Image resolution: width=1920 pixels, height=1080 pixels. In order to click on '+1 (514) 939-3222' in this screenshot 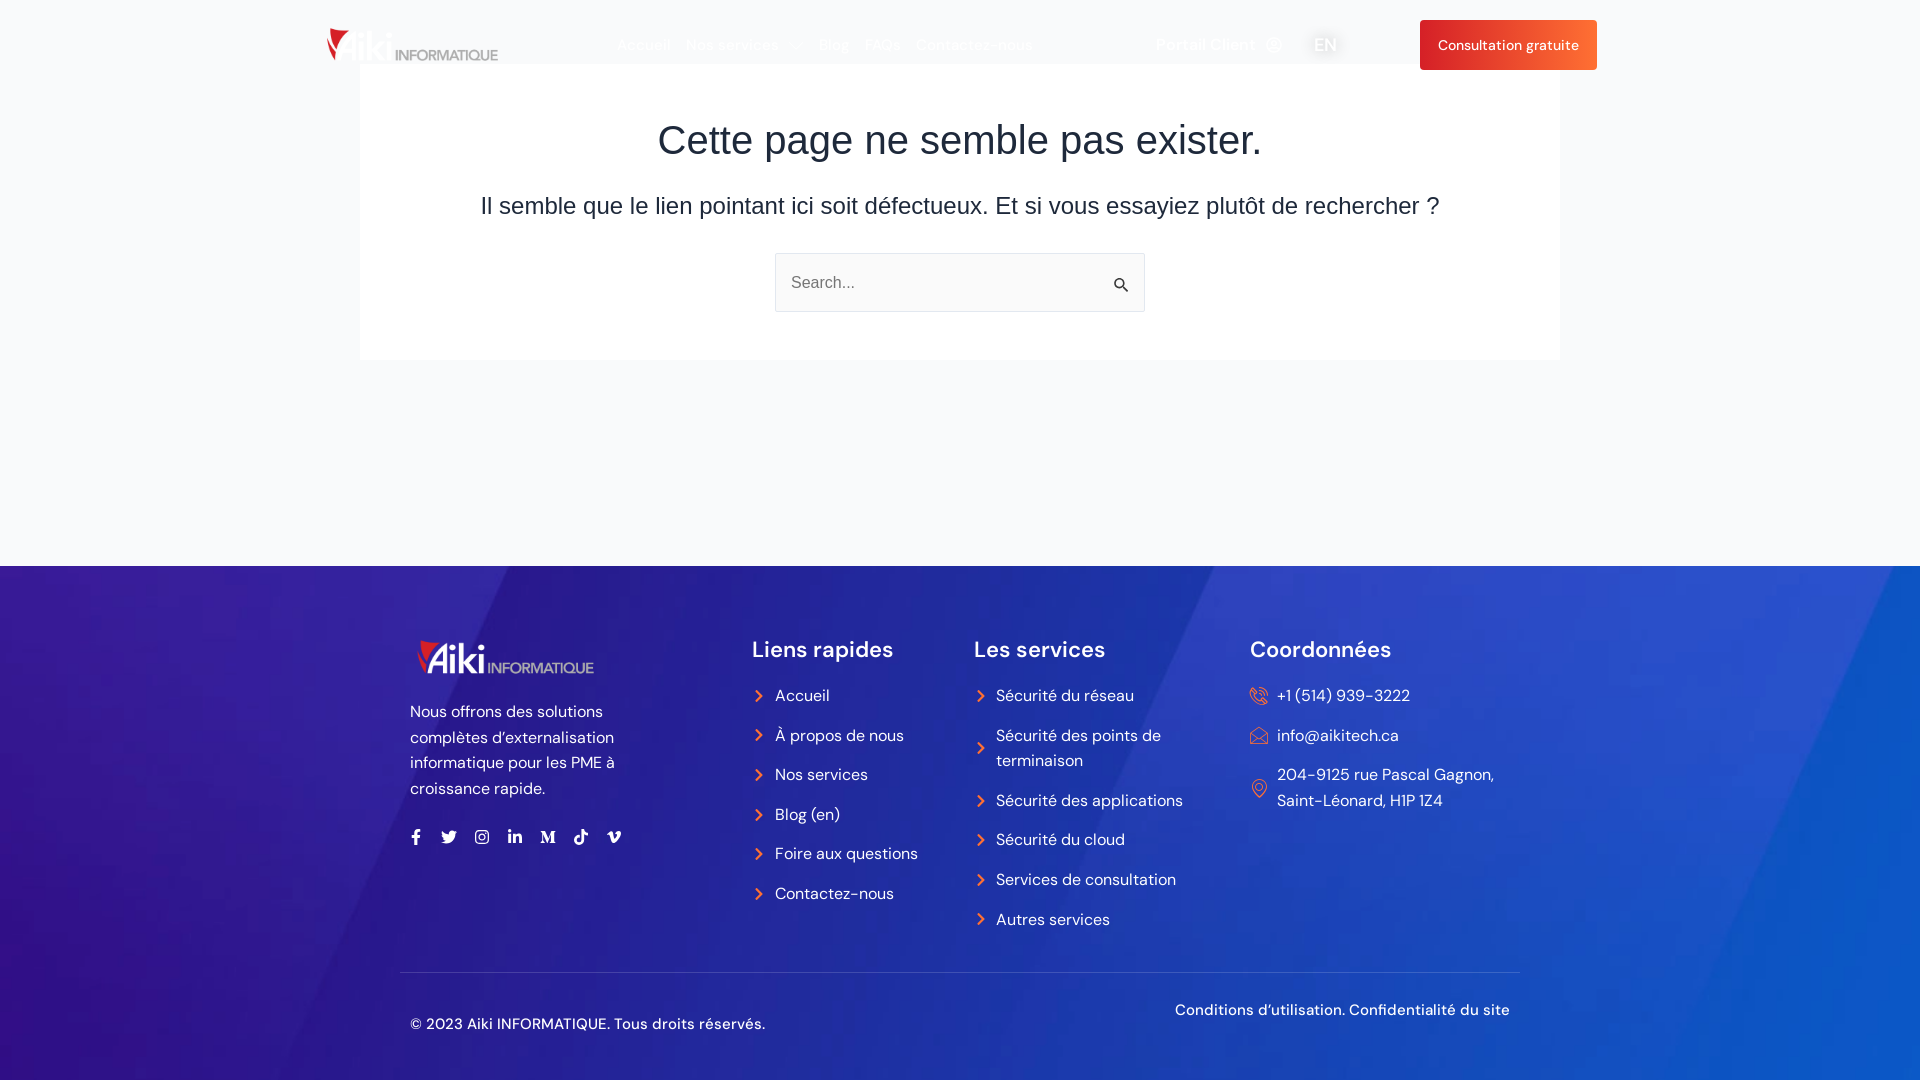, I will do `click(1379, 694)`.